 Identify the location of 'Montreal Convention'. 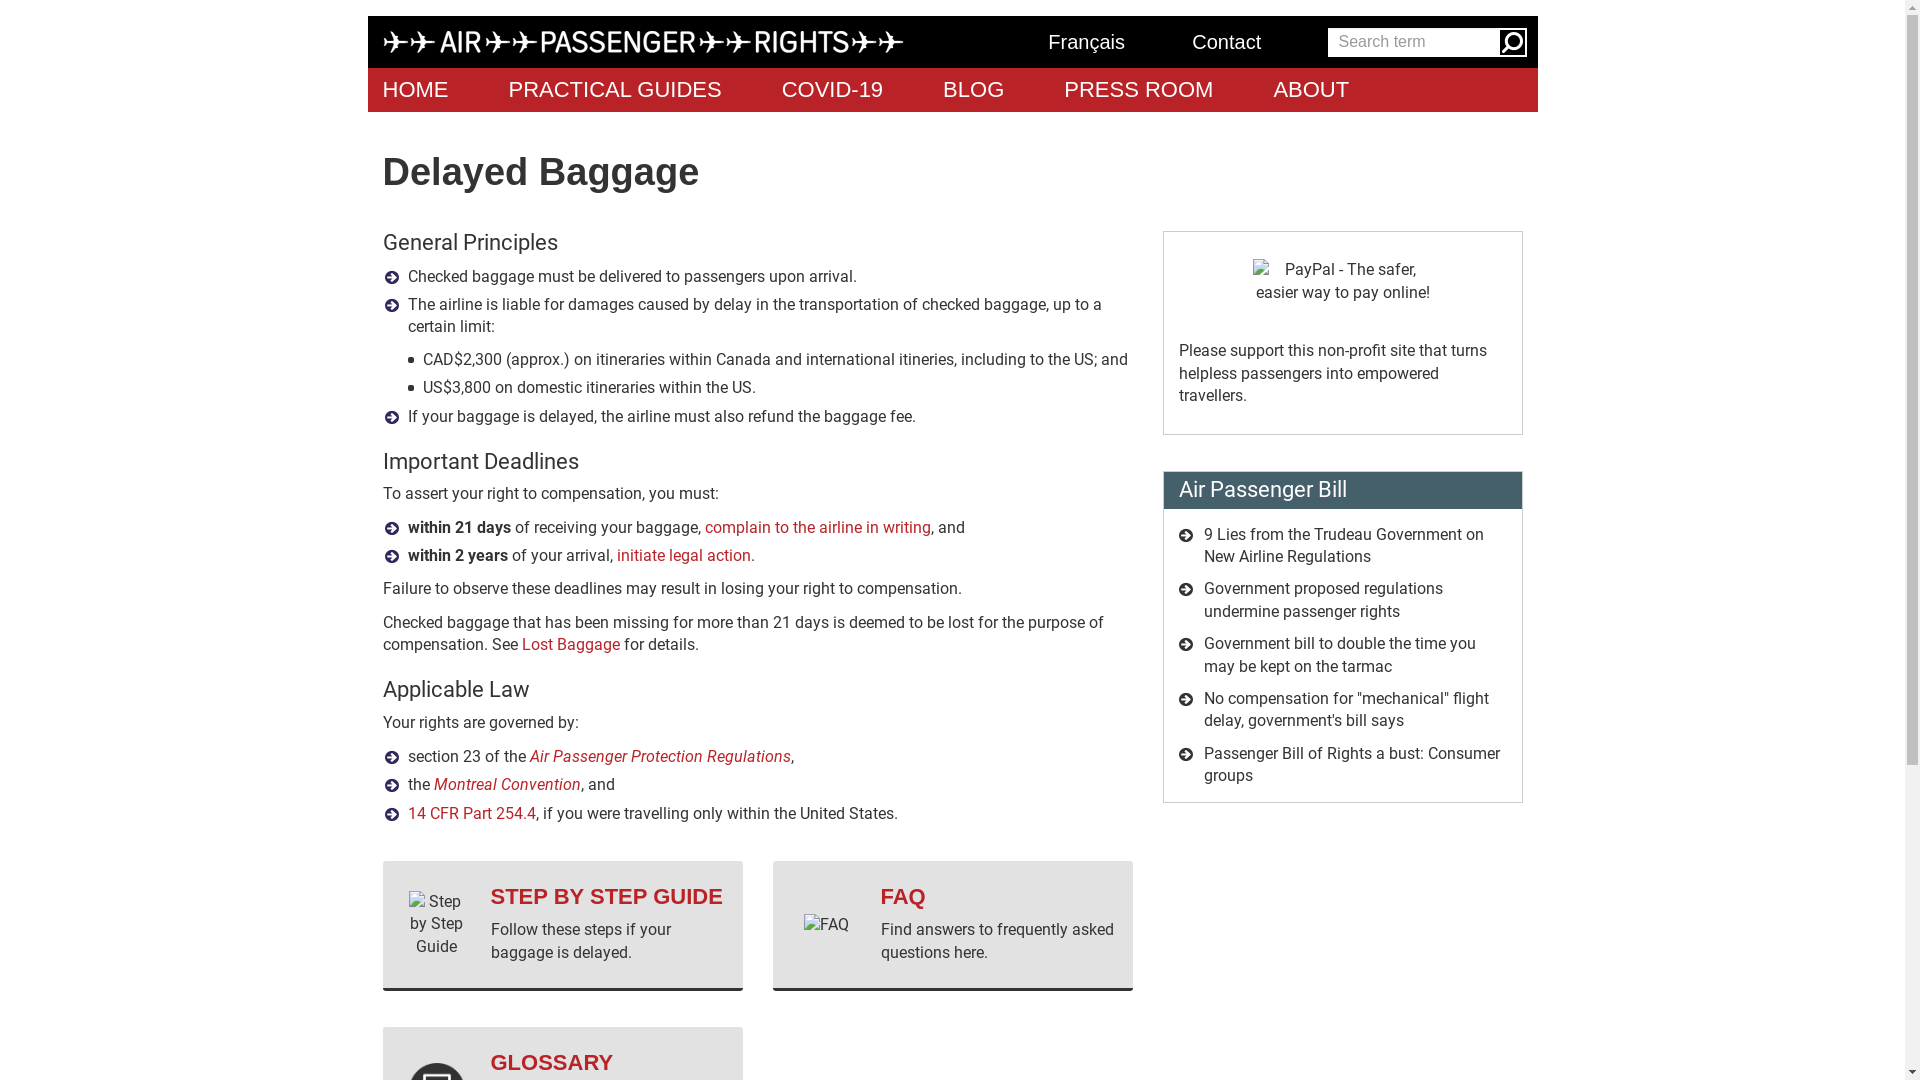
(507, 783).